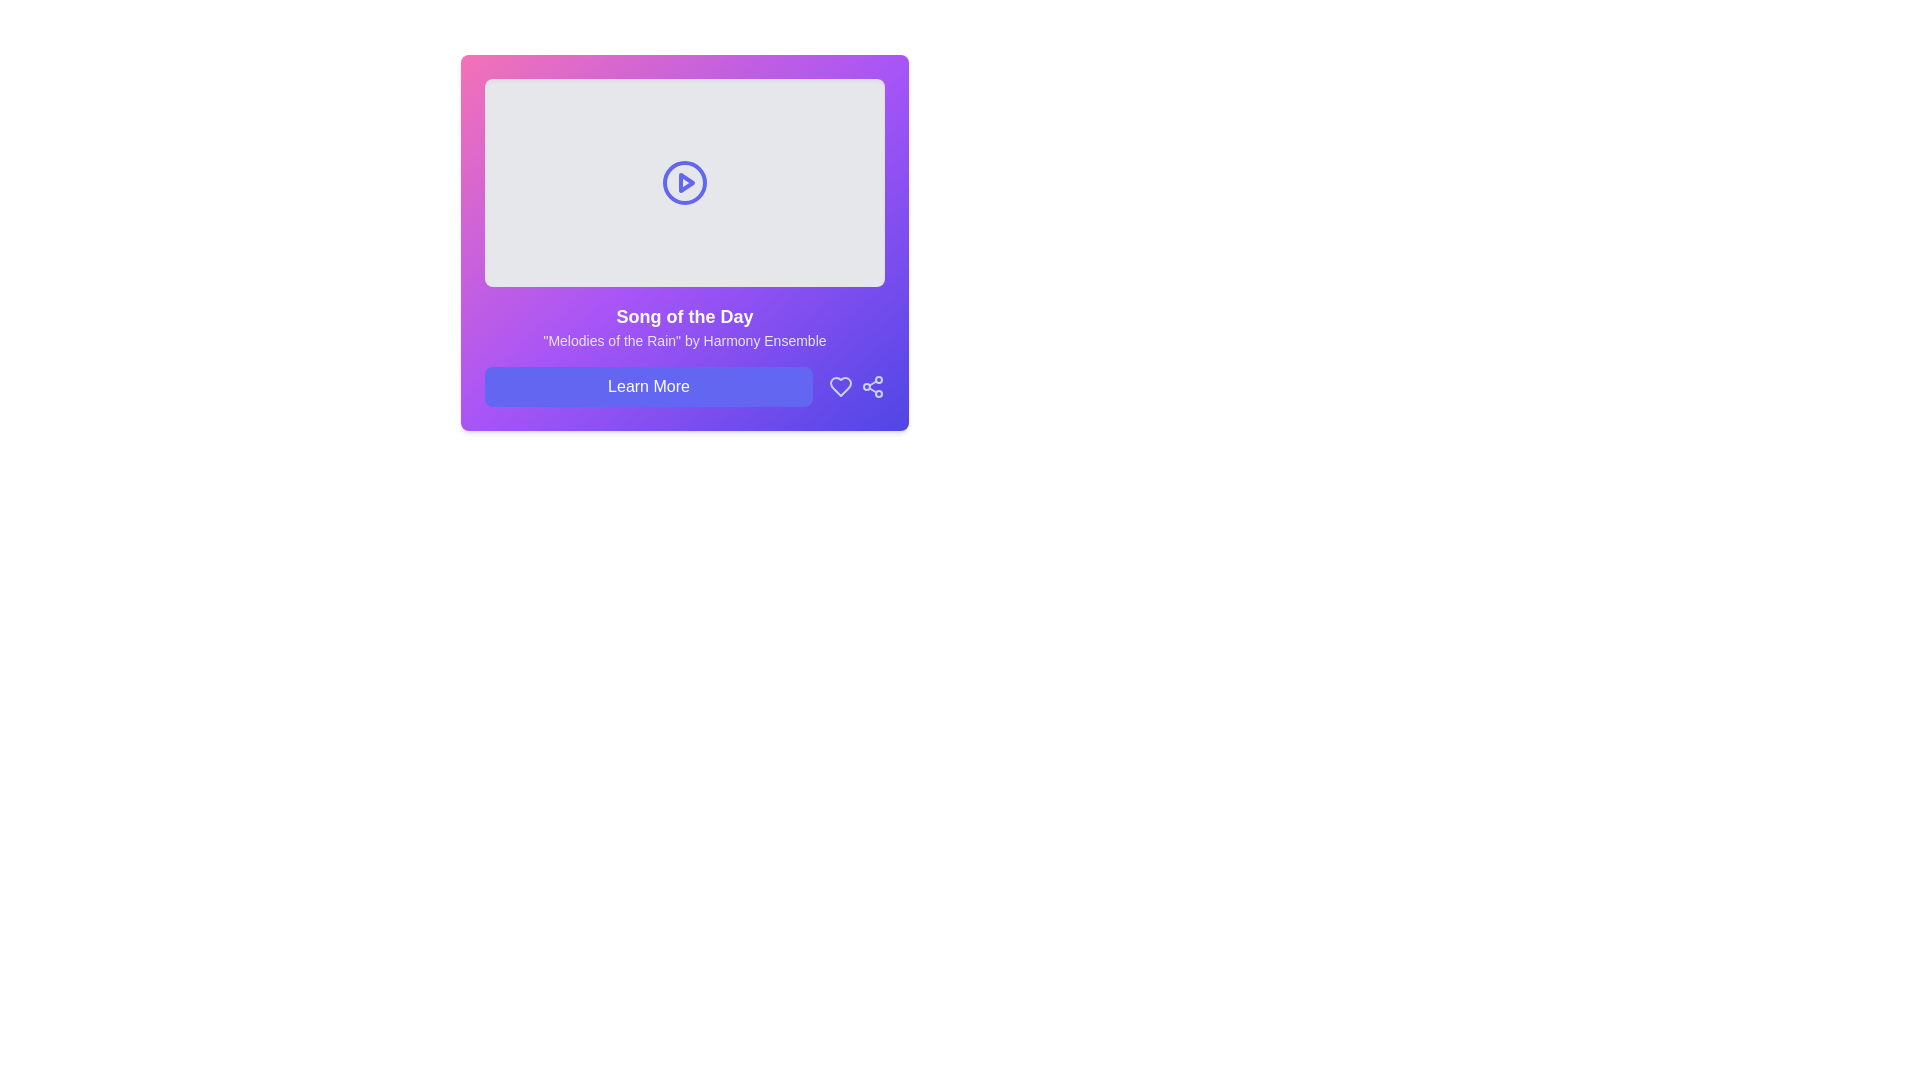  I want to click on the share button with a purple background located in the bottom-right corner of the card interface to visualize interactivity, so click(873, 386).